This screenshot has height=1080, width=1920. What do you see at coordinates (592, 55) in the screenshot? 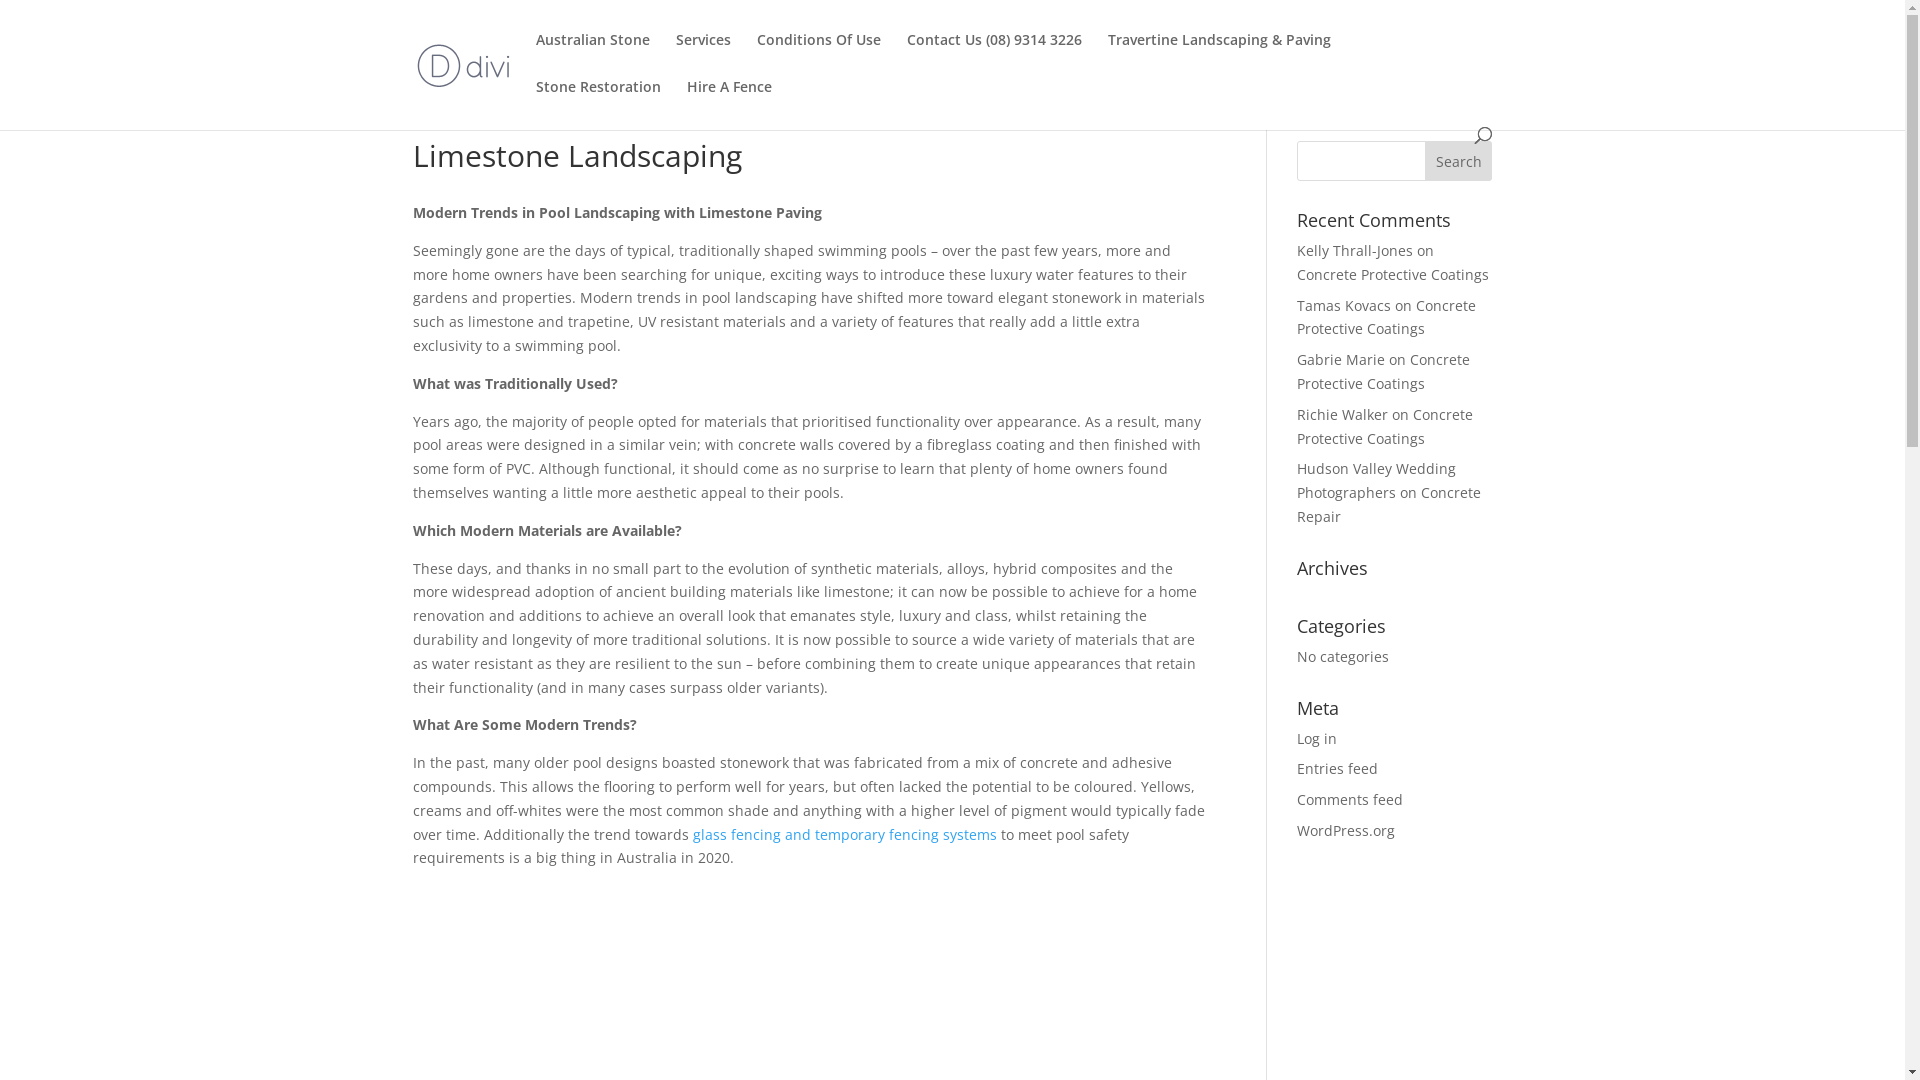
I see `'Australian Stone'` at bounding box center [592, 55].